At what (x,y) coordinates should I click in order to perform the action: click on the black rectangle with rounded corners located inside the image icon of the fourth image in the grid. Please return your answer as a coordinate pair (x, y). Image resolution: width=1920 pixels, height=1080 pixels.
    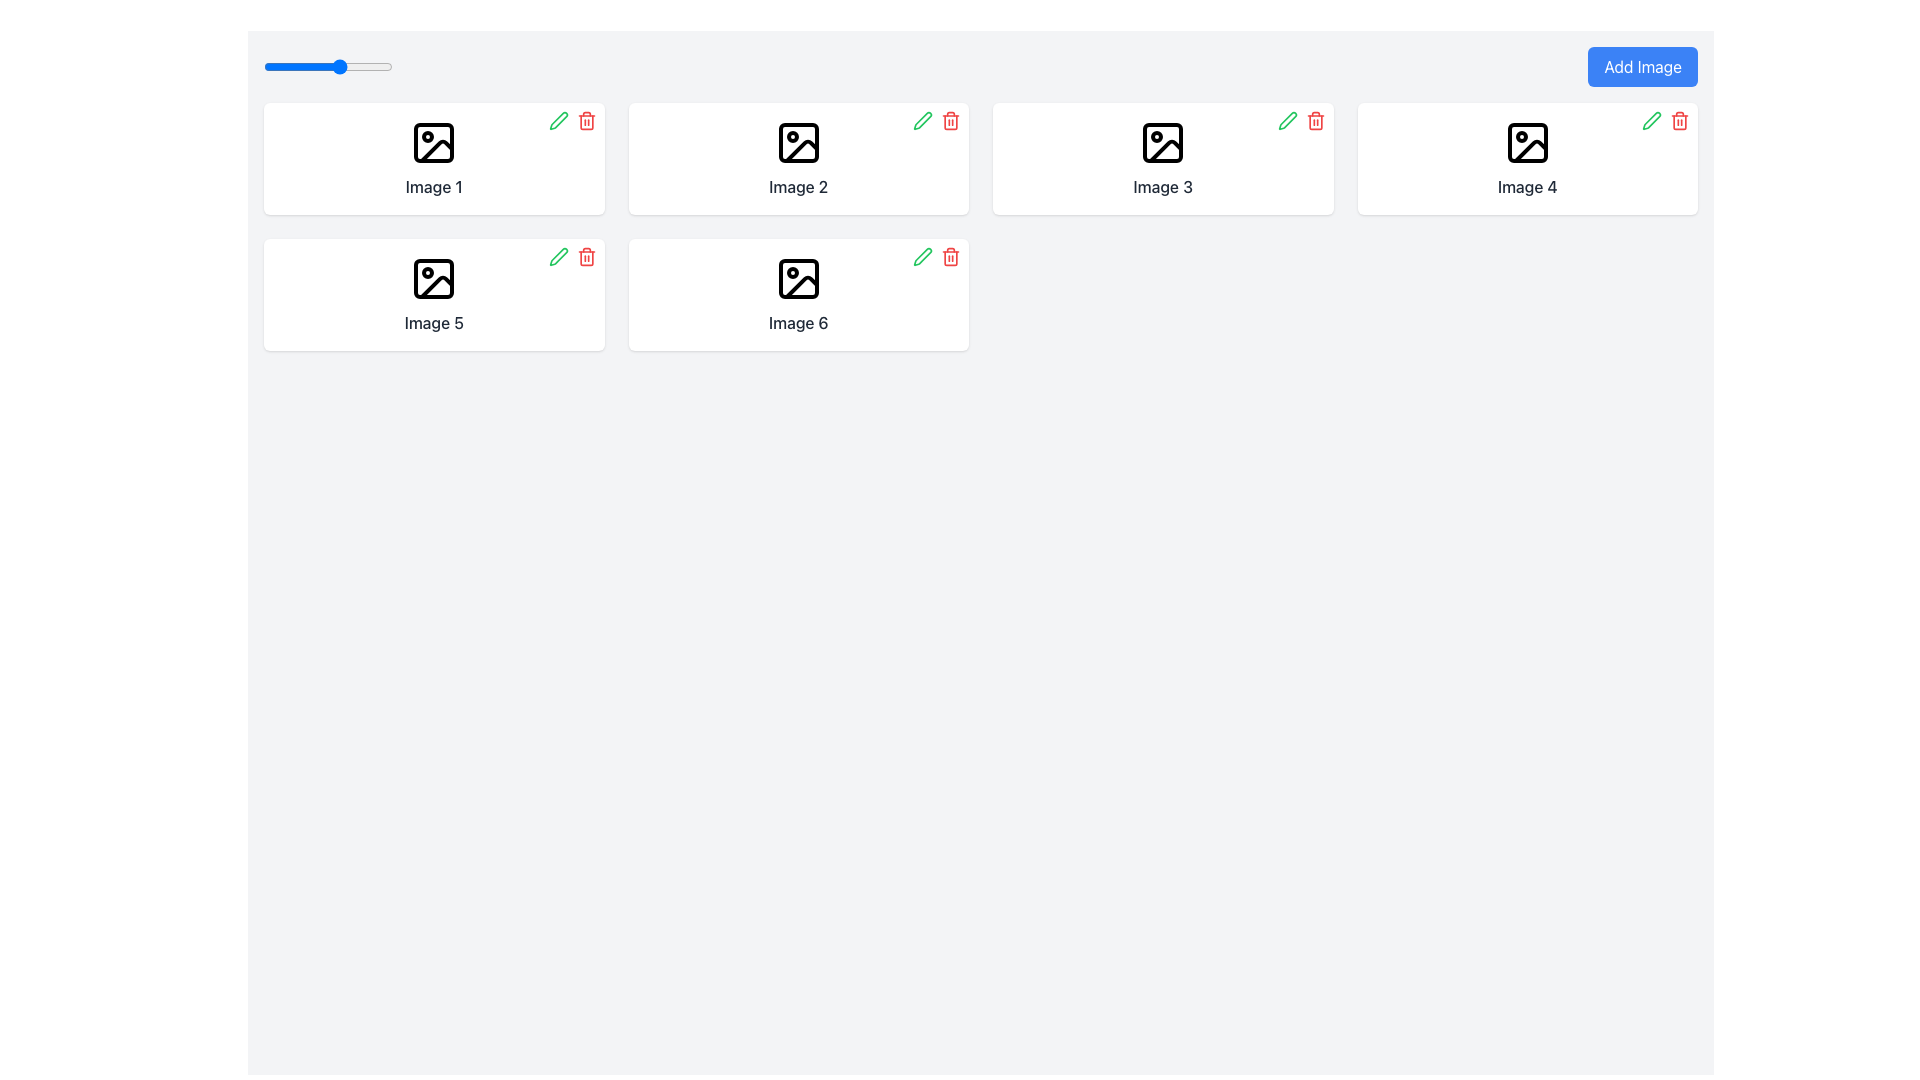
    Looking at the image, I should click on (1526, 141).